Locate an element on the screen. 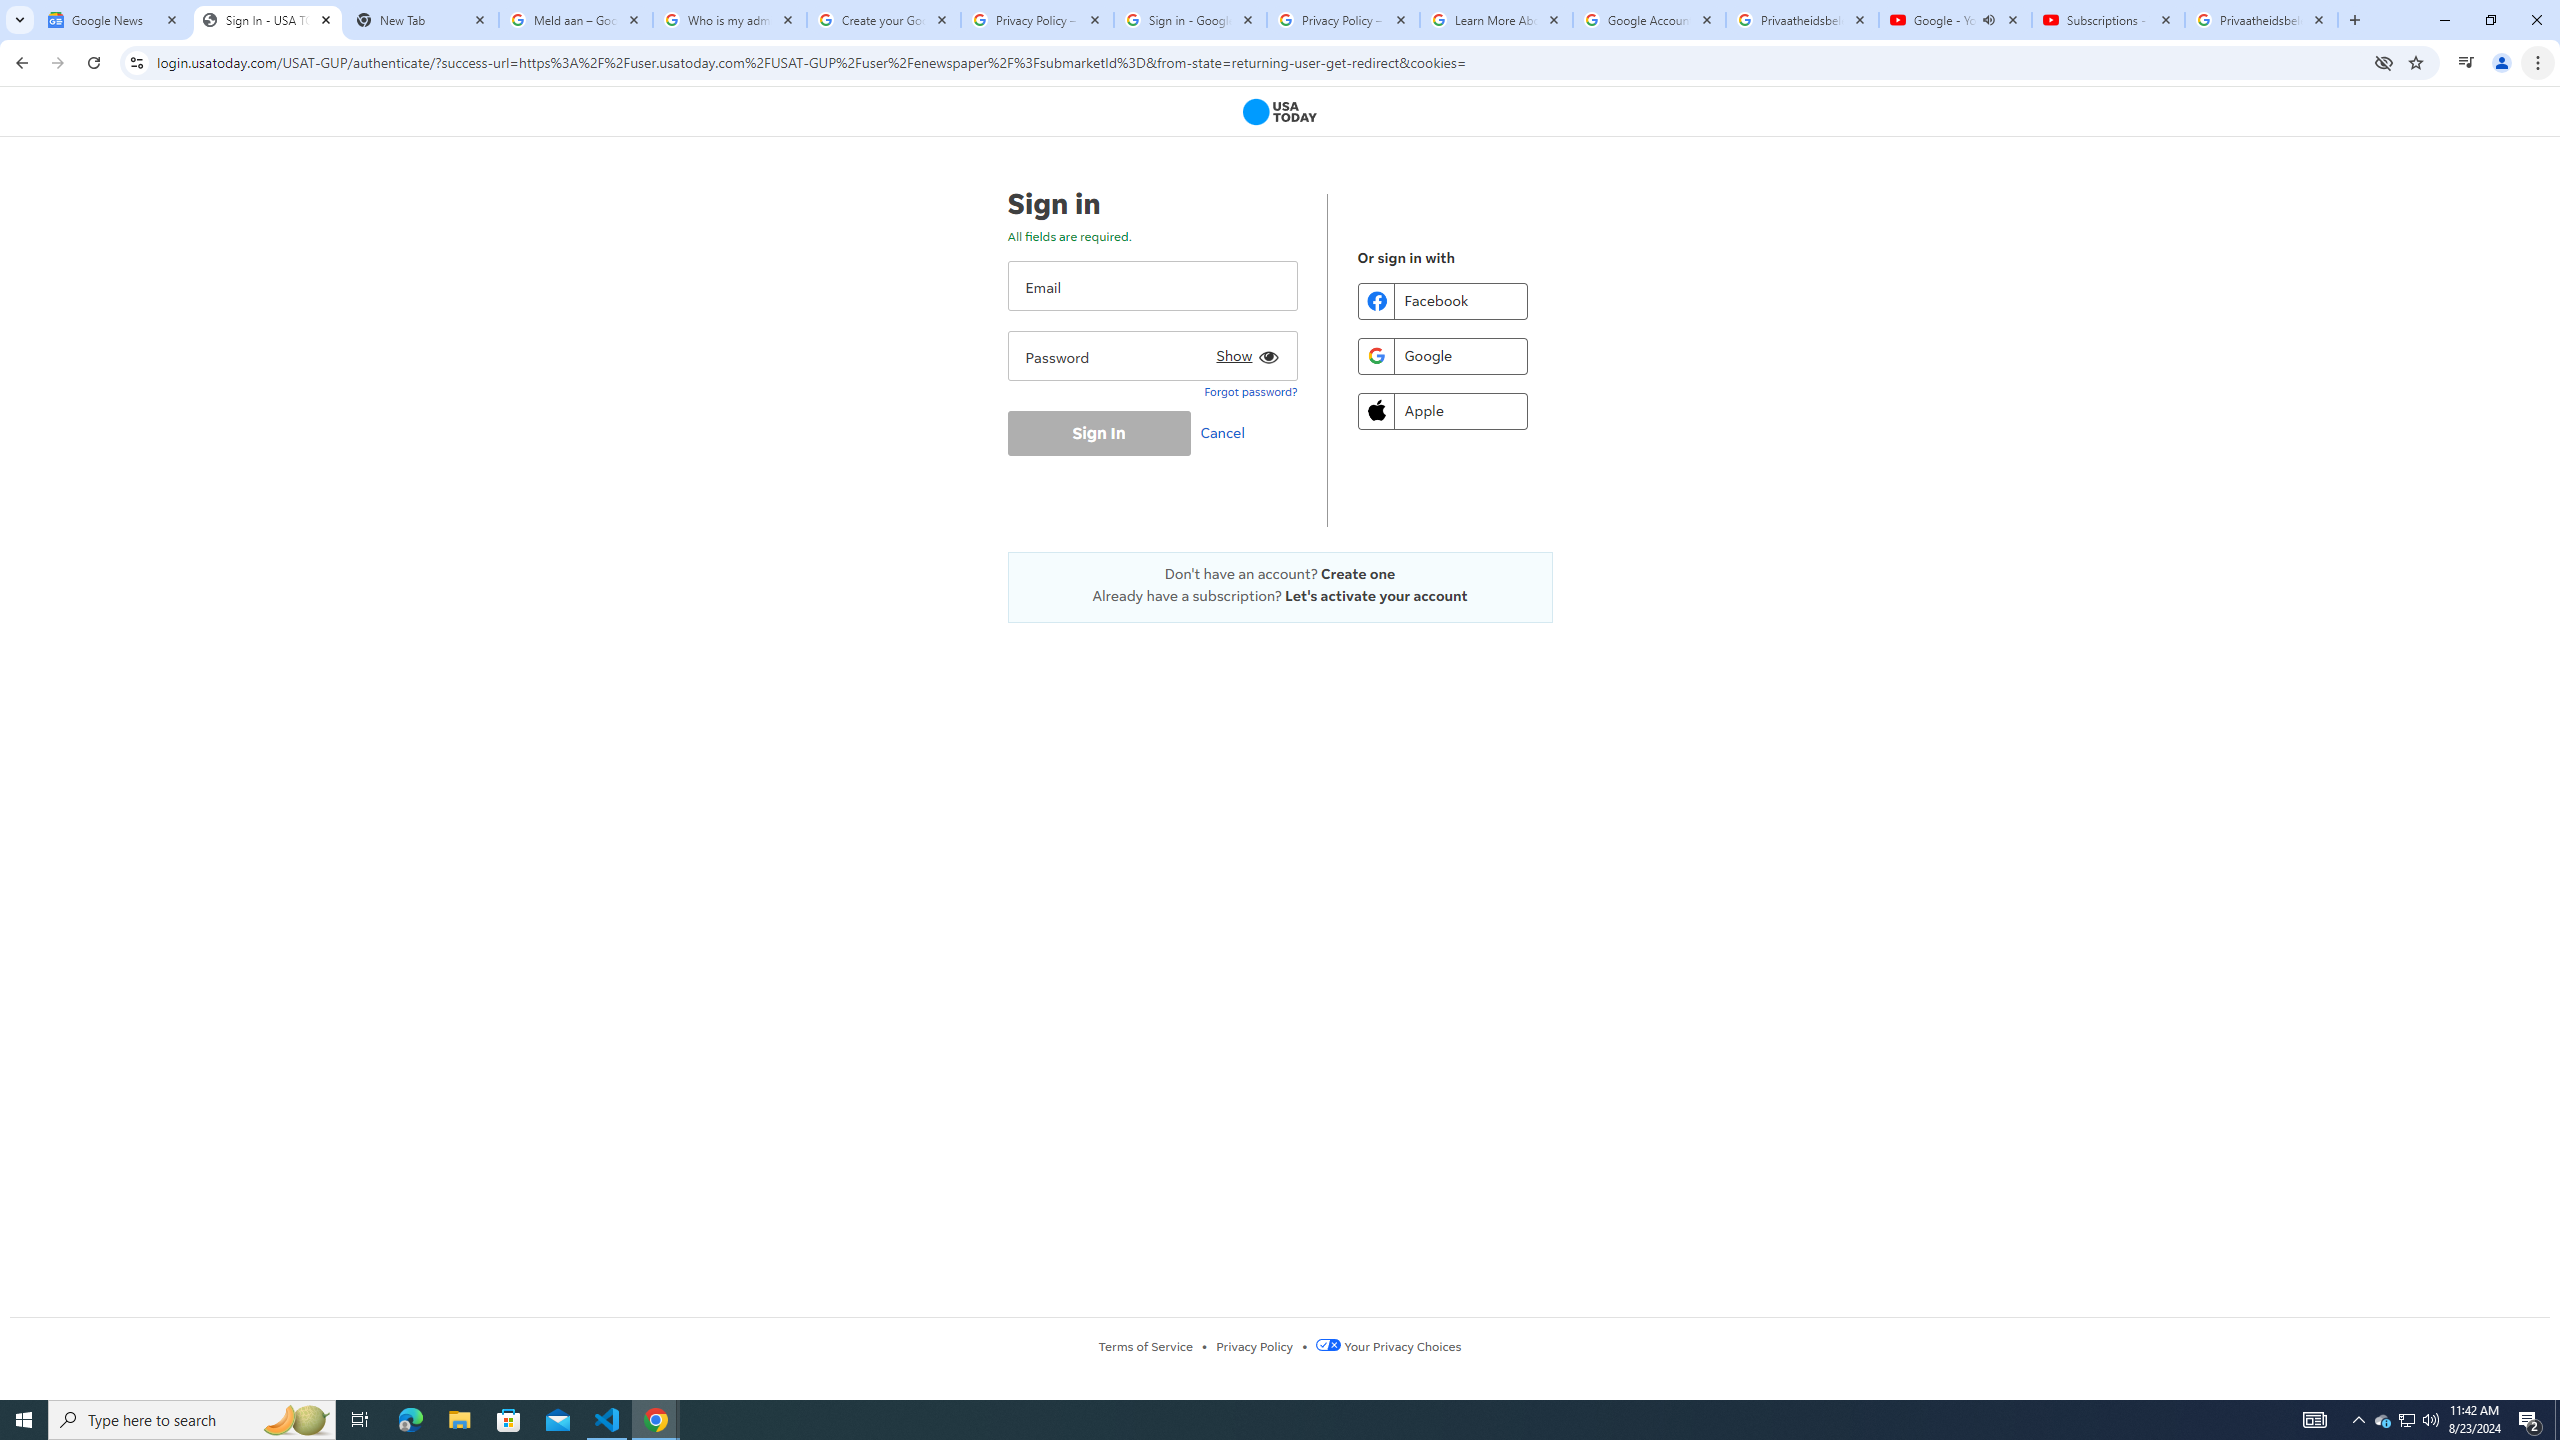 The width and height of the screenshot is (2560, 1440). 'Account Username' is located at coordinates (1151, 284).